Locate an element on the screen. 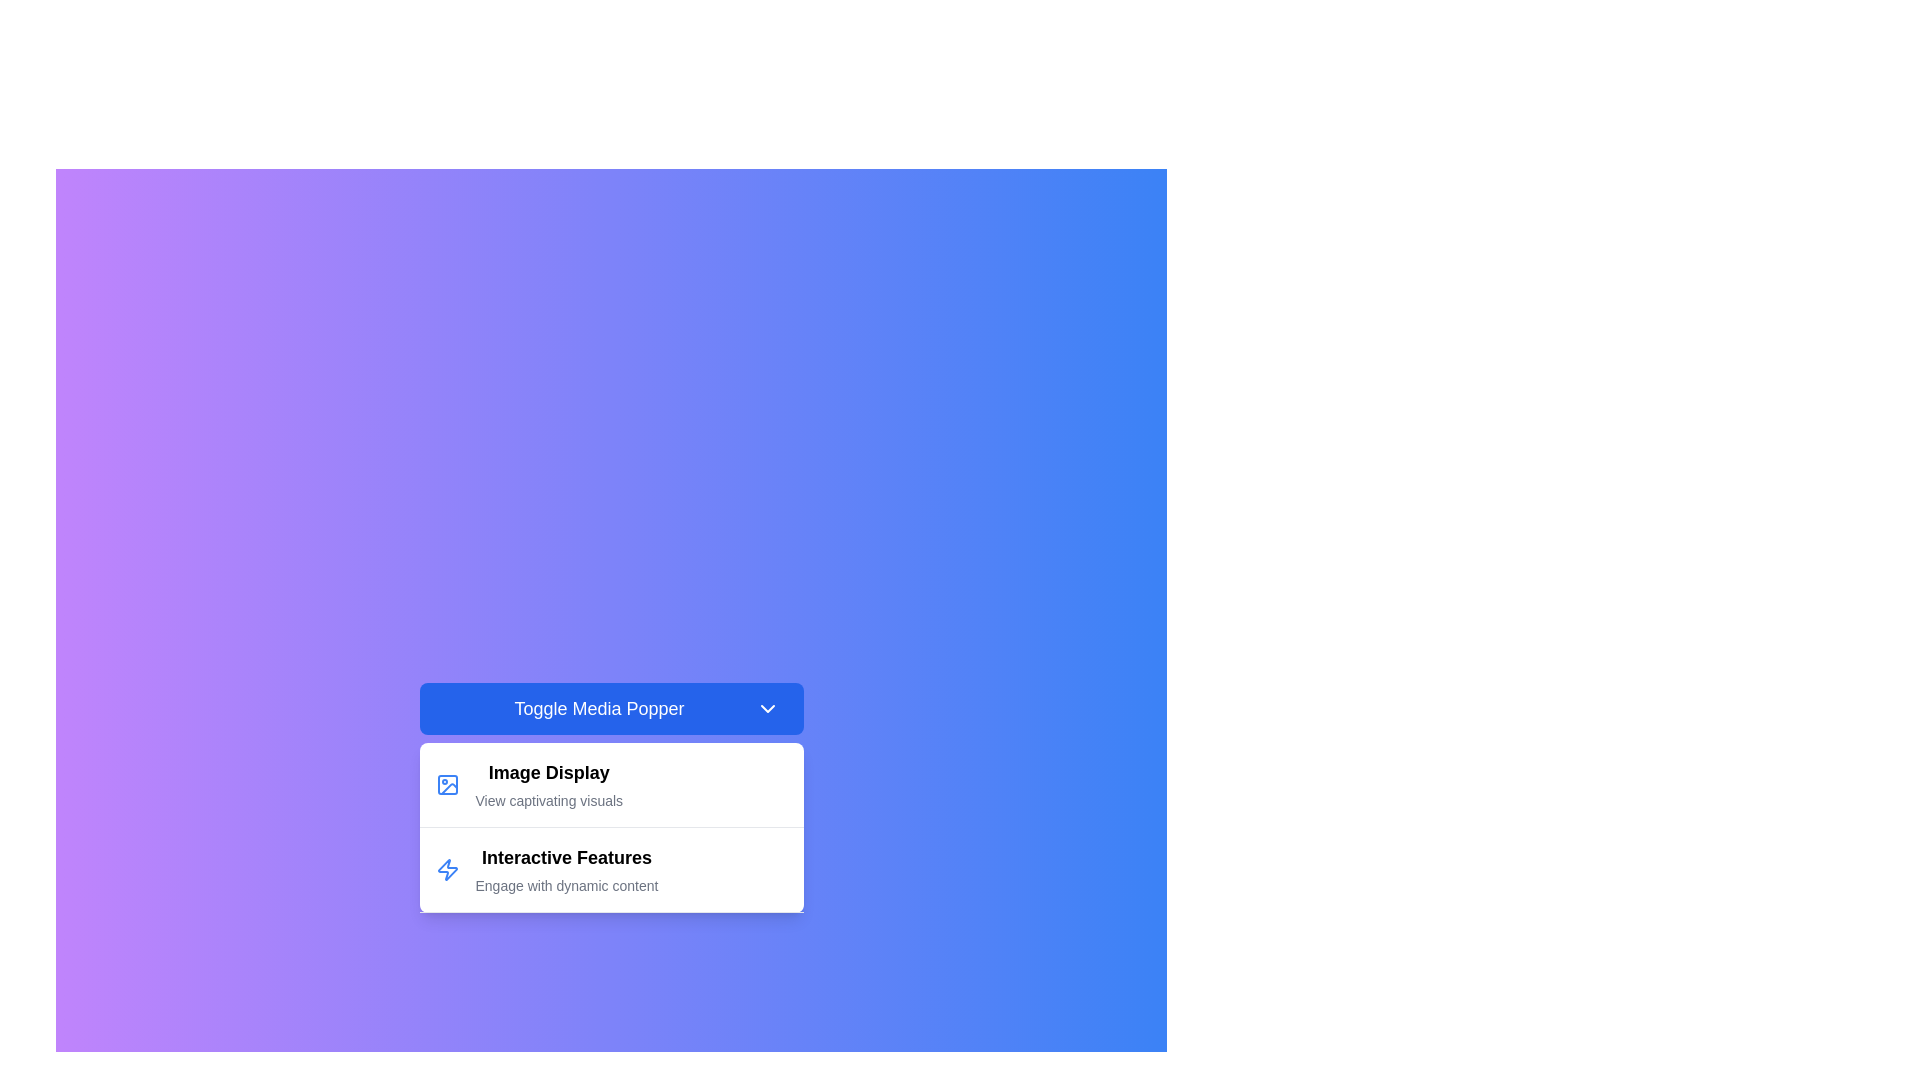 This screenshot has width=1920, height=1080. the text label that describes the menu option or feature related to image display, which is positioned below the 'Toggle Media Popper' button and above the 'Interactive Features' entry is located at coordinates (549, 784).